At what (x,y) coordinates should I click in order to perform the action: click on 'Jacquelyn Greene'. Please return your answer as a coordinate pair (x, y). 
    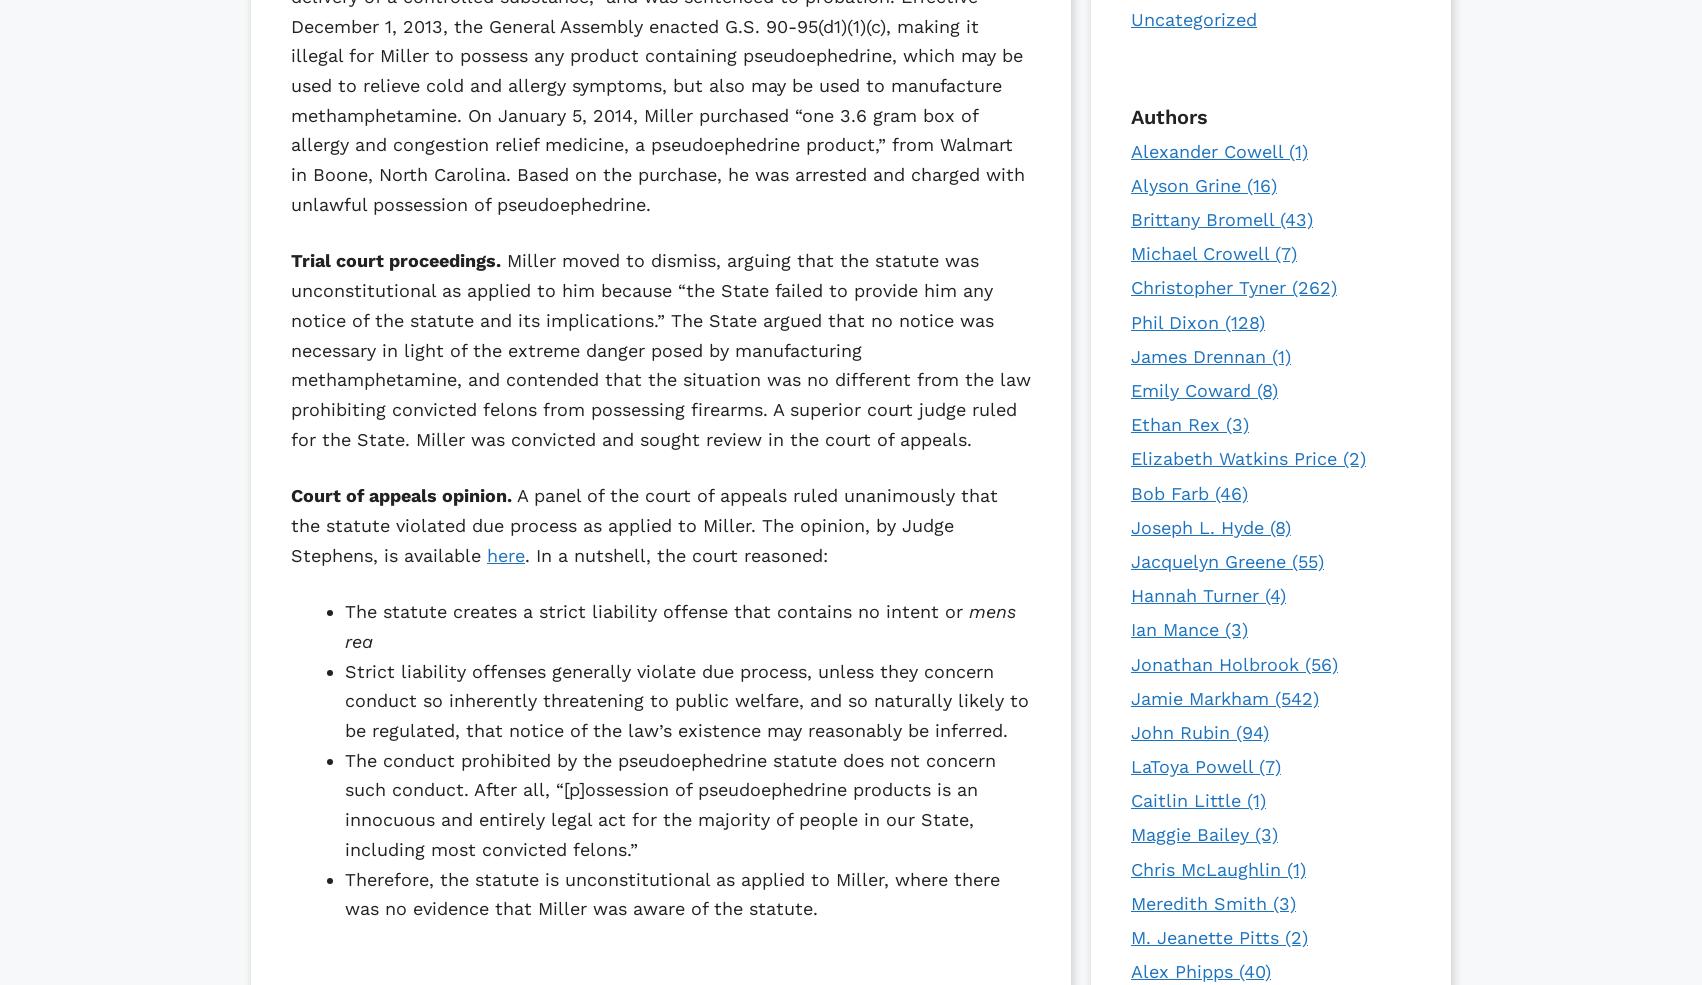
    Looking at the image, I should click on (1129, 560).